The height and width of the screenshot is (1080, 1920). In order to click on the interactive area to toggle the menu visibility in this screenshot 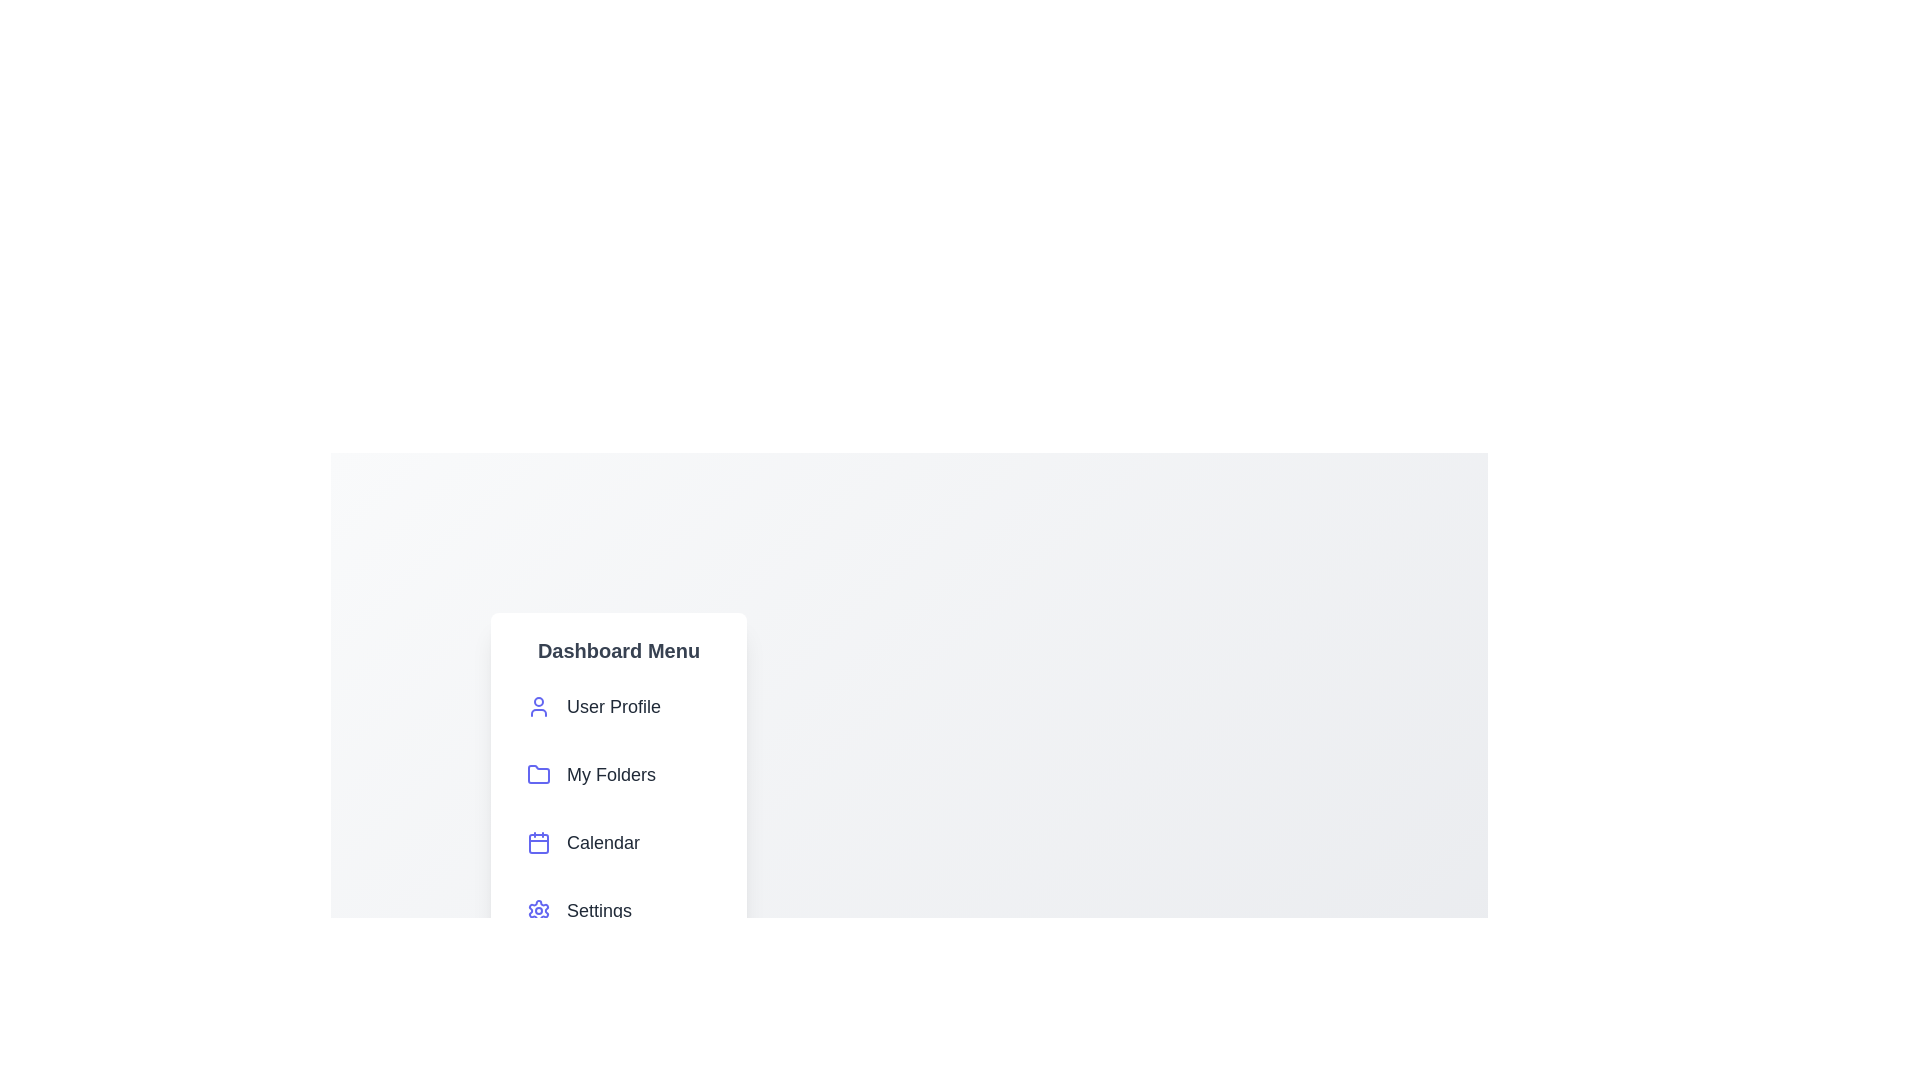, I will do `click(908, 992)`.